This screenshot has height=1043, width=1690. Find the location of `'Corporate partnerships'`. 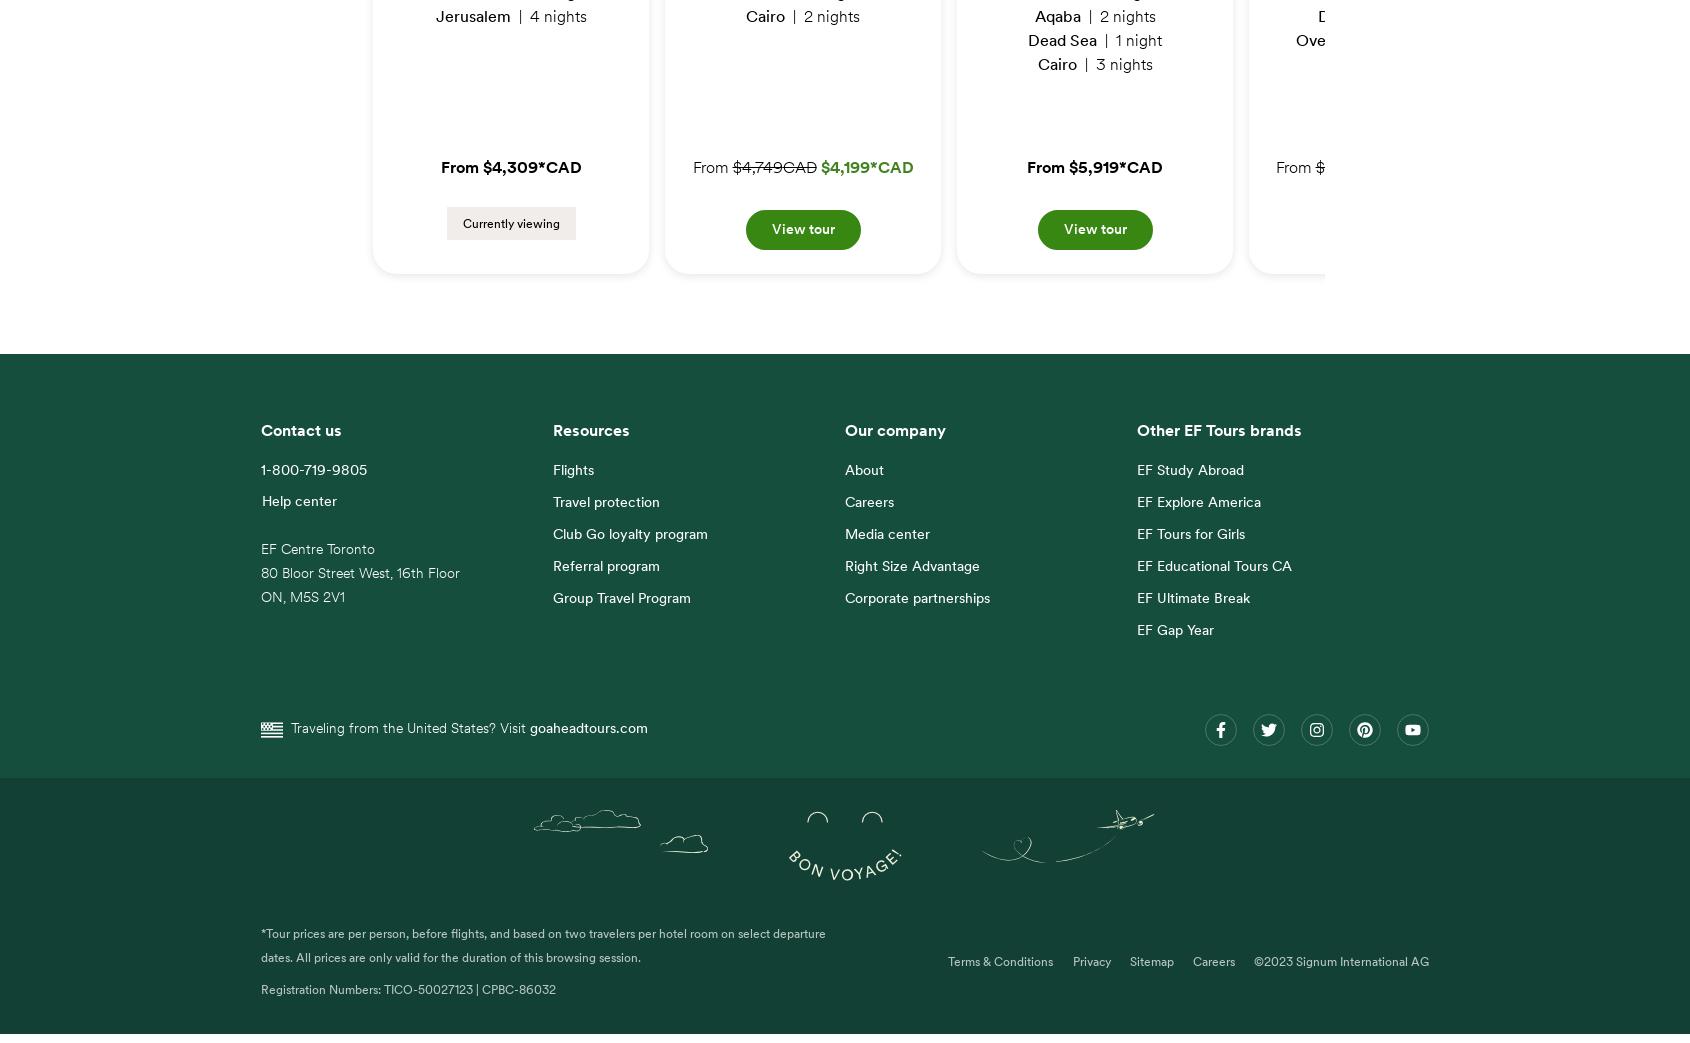

'Corporate partnerships' is located at coordinates (916, 609).